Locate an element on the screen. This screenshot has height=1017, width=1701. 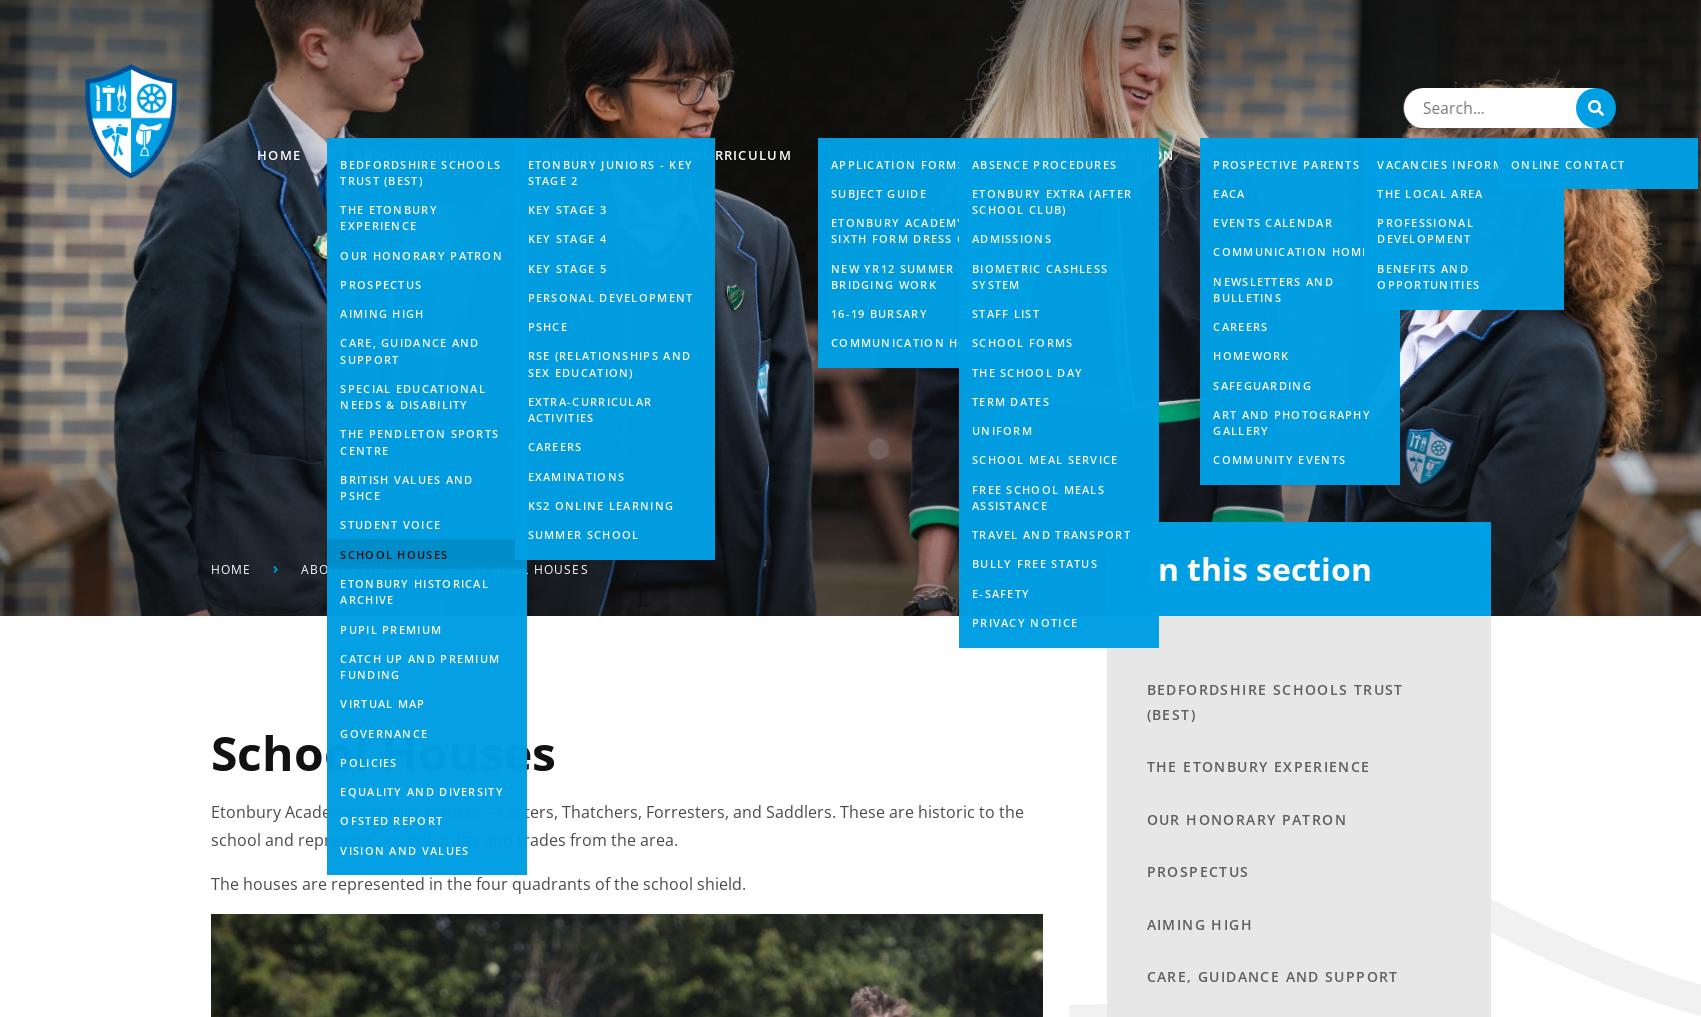
'Parents' Area' is located at coordinates (1282, 153).